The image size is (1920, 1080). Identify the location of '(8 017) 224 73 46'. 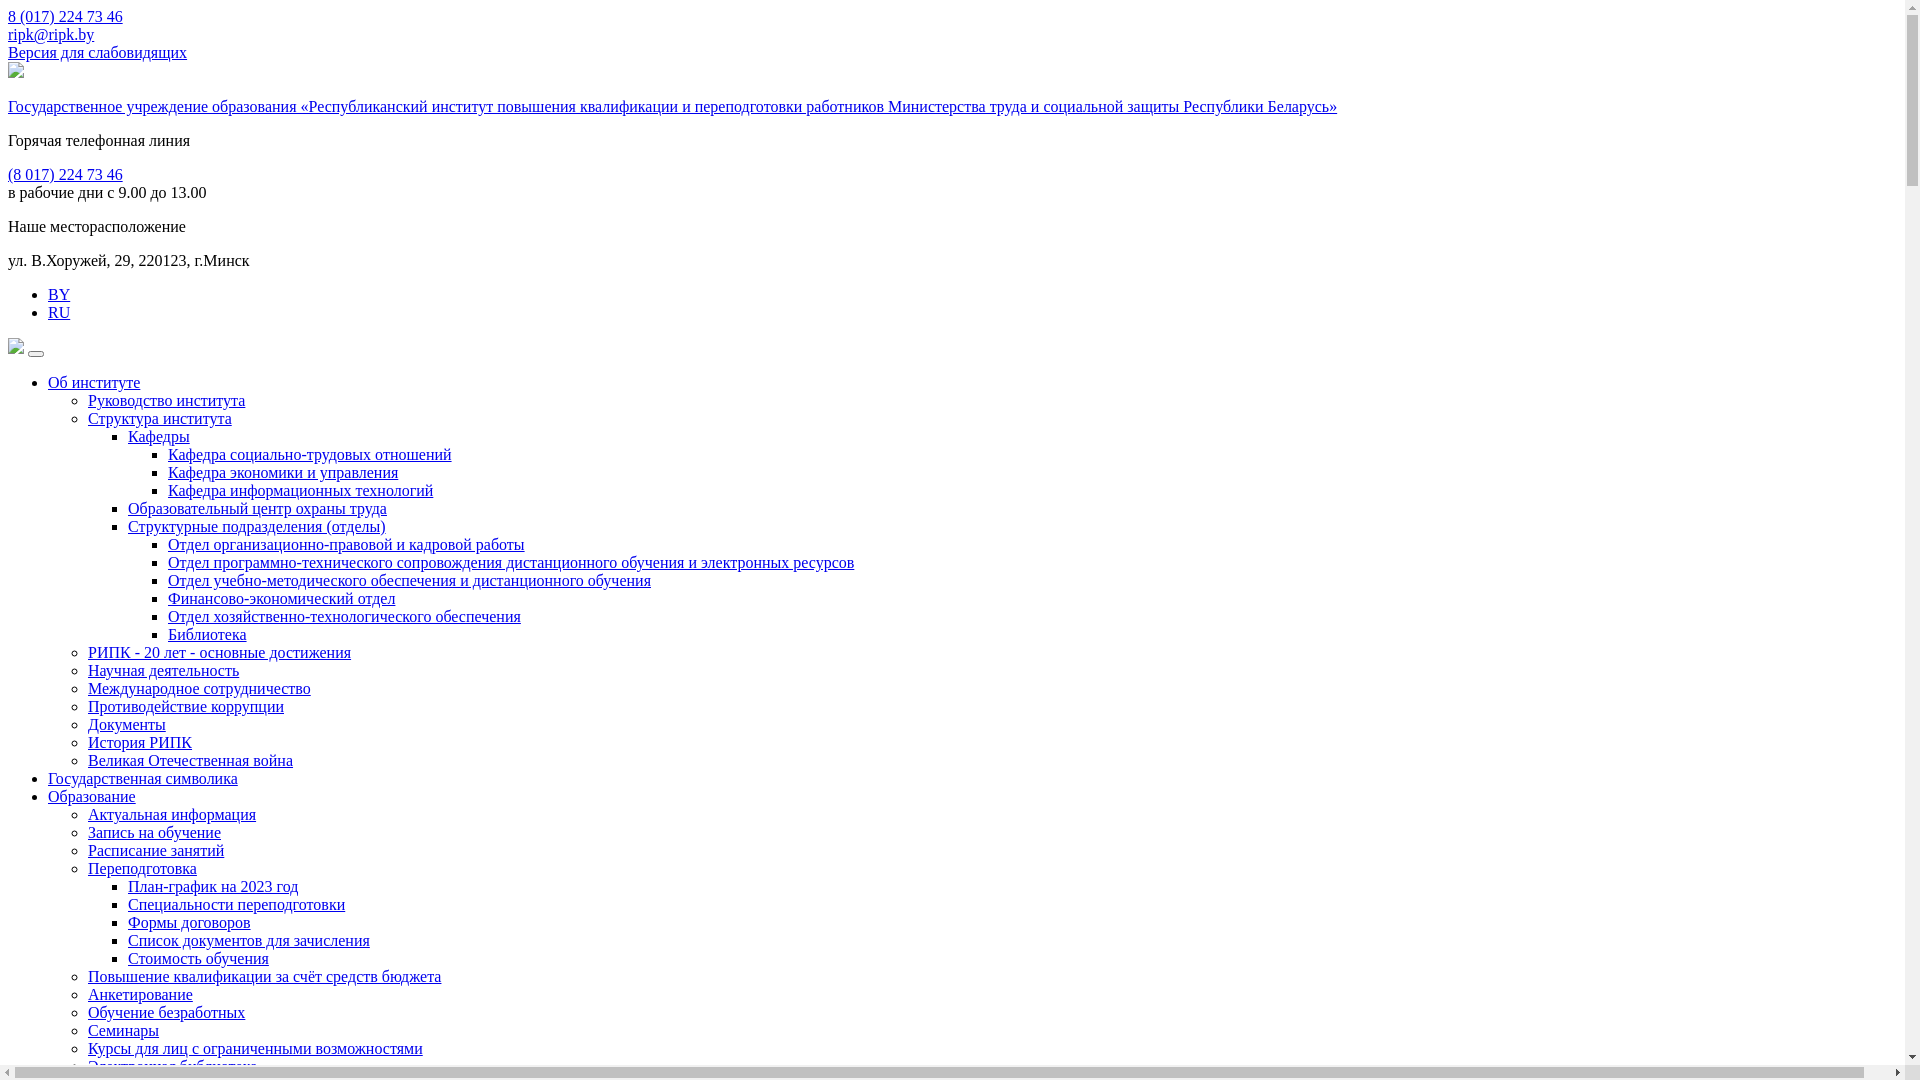
(65, 173).